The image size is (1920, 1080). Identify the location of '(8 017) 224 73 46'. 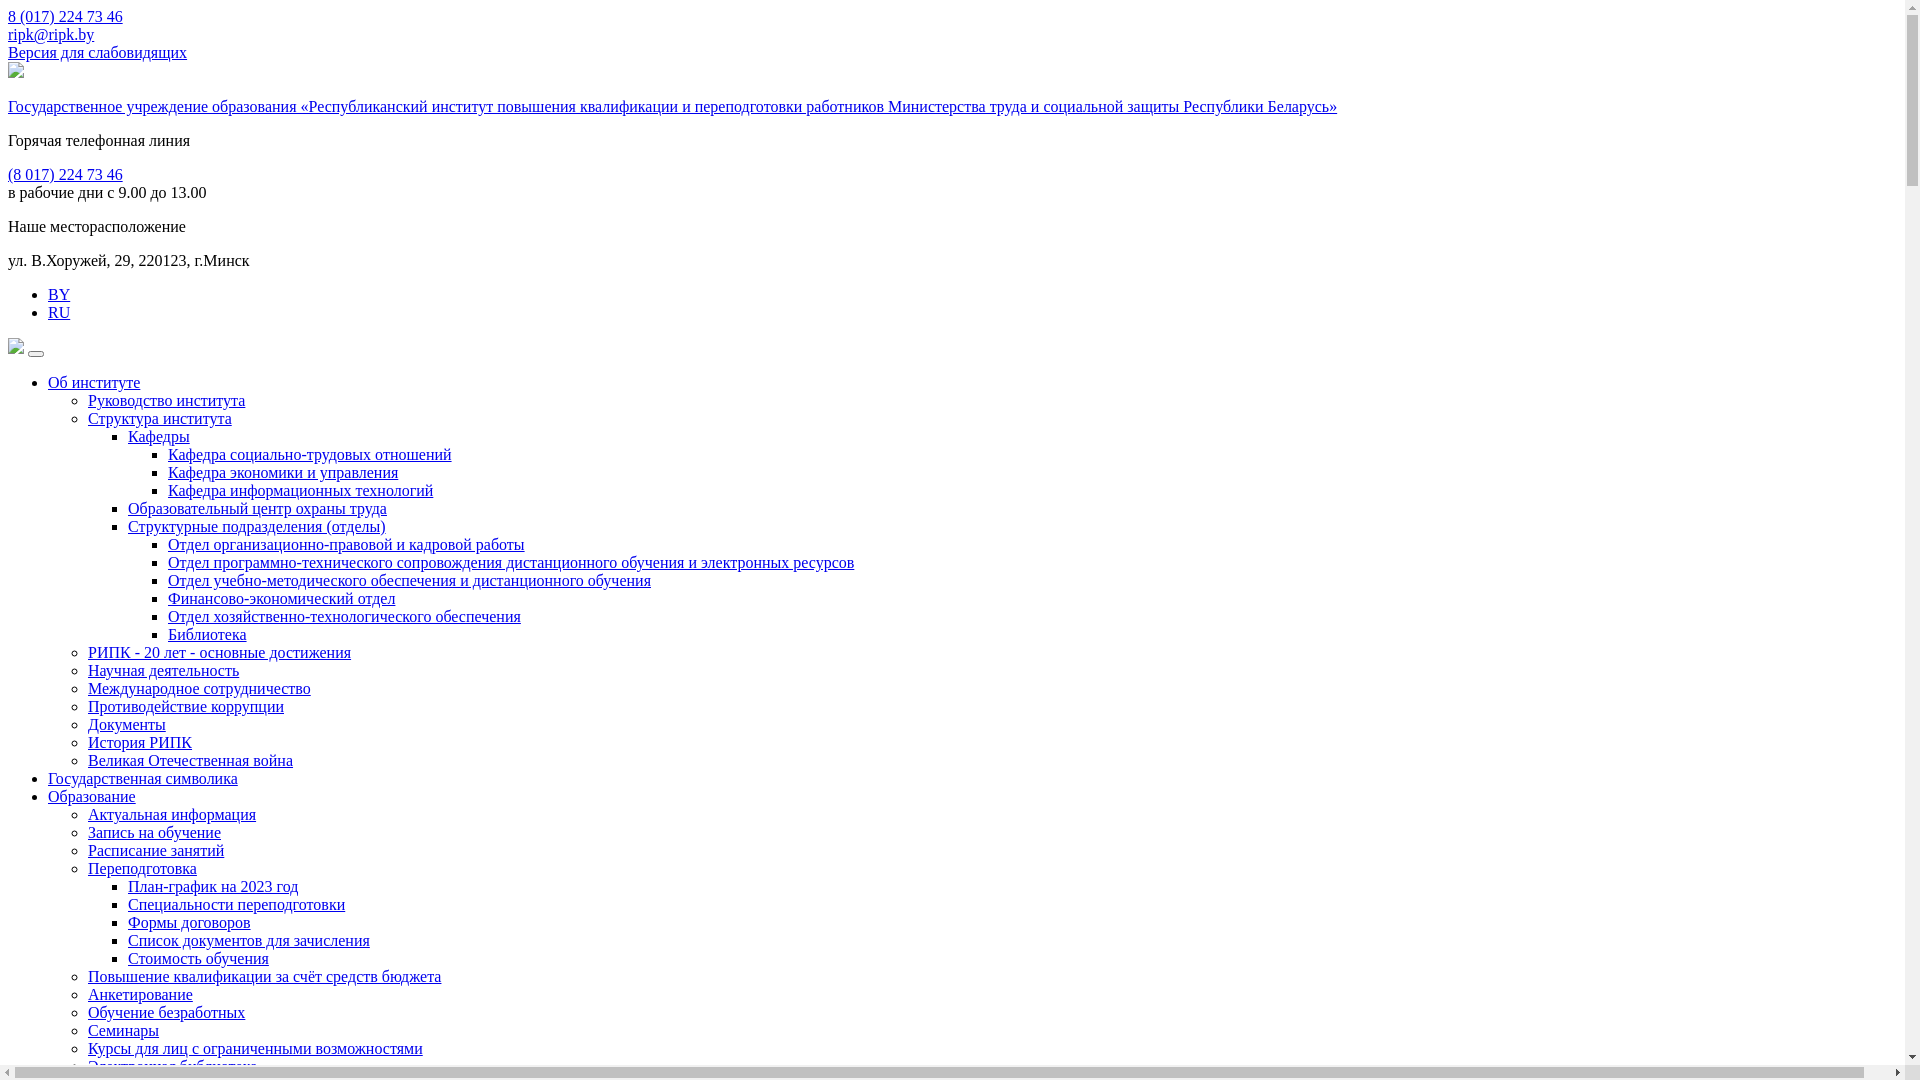
(65, 173).